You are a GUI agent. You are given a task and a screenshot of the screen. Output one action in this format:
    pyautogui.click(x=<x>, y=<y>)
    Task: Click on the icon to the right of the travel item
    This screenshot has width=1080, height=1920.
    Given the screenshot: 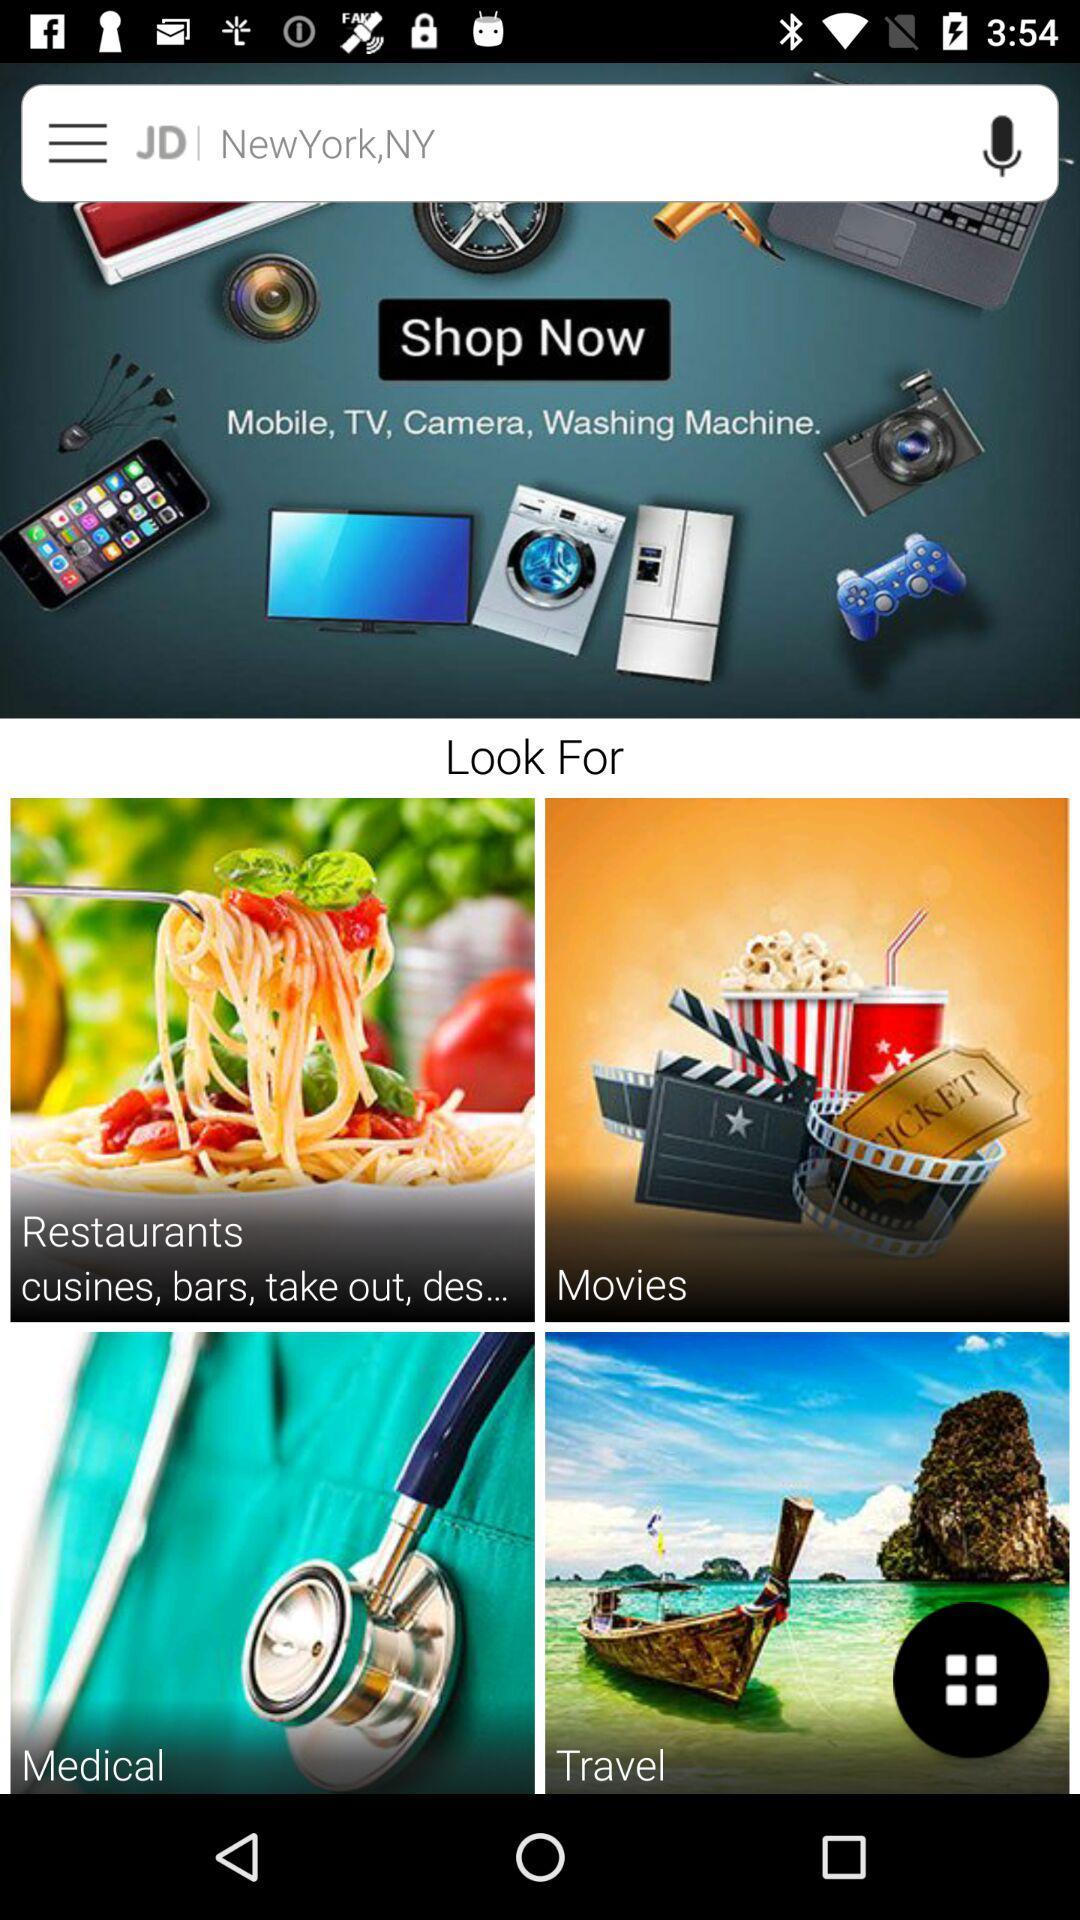 What is the action you would take?
    pyautogui.click(x=971, y=1680)
    